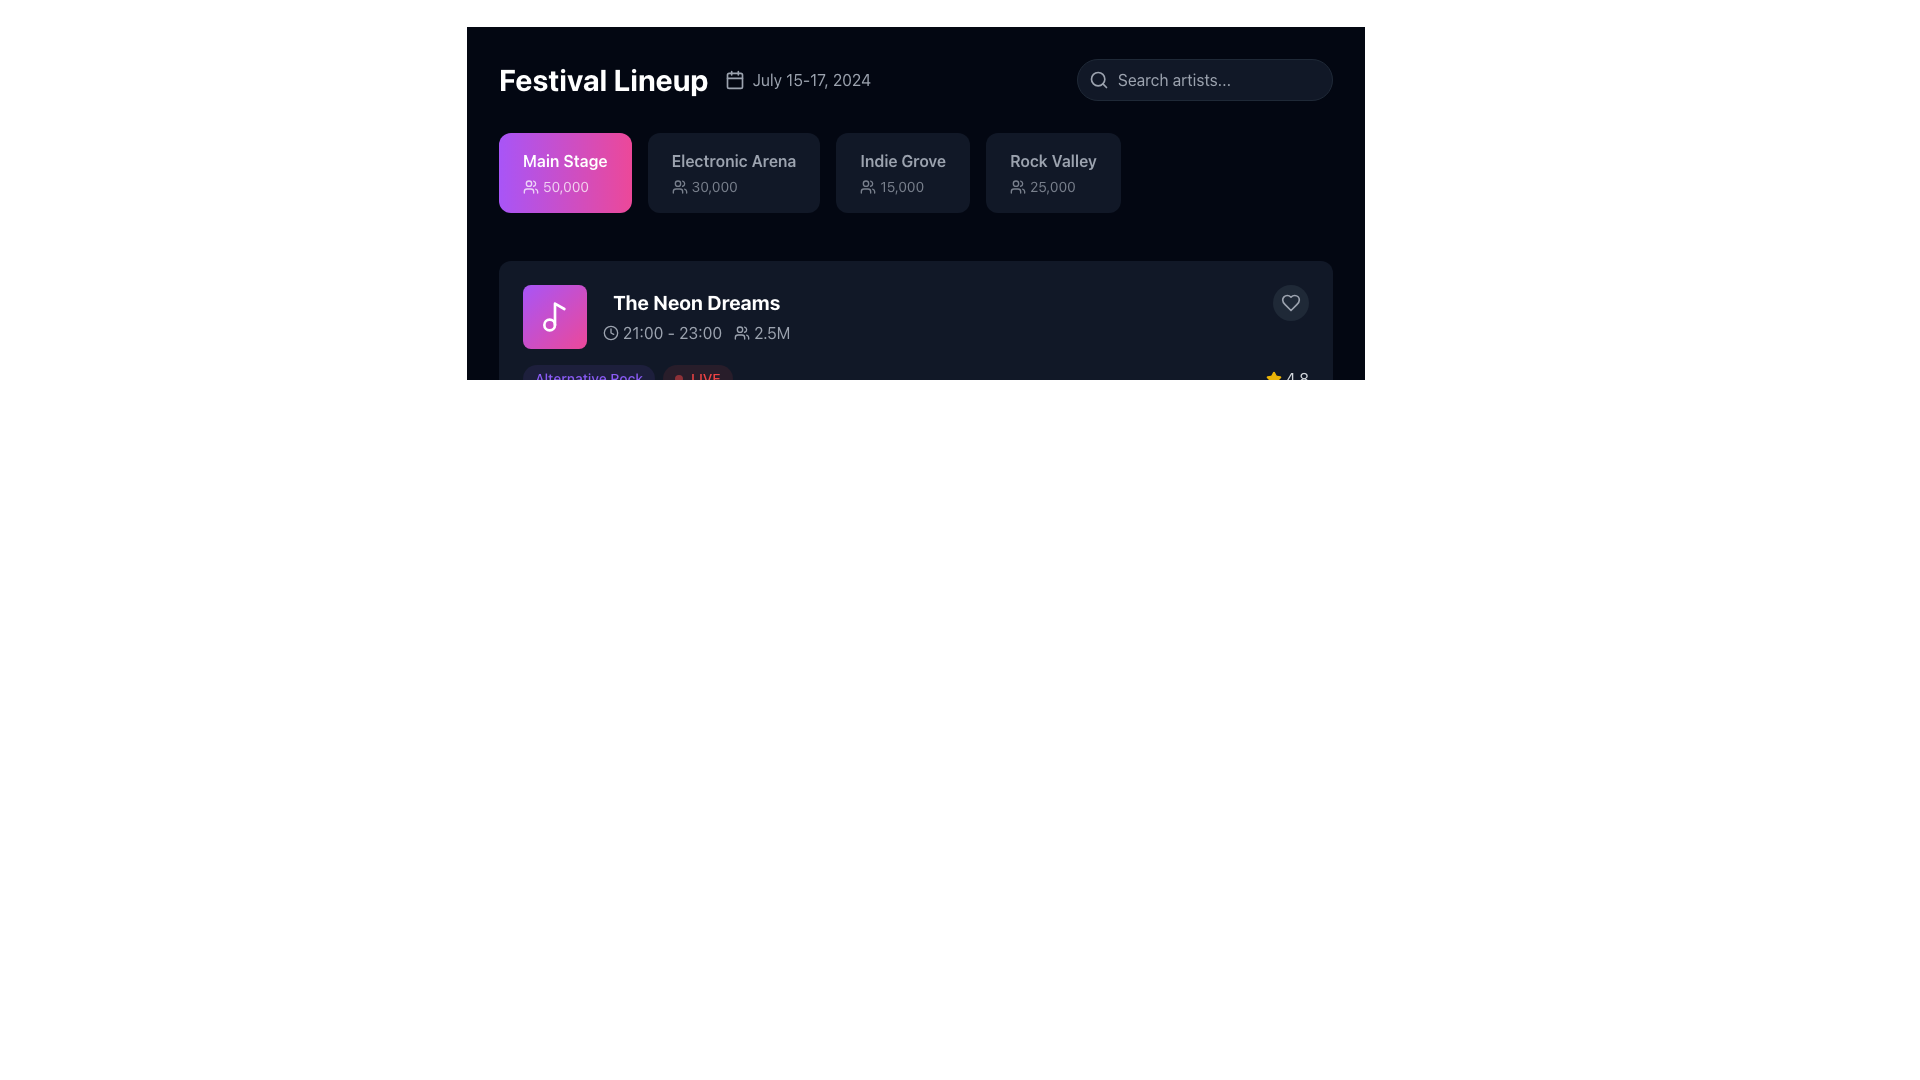 This screenshot has height=1080, width=1920. What do you see at coordinates (588, 378) in the screenshot?
I see `the text label displaying 'Alternative Rock' with a light purple background located in the lower-left section of the card for 'The Neon Dreams' event` at bounding box center [588, 378].